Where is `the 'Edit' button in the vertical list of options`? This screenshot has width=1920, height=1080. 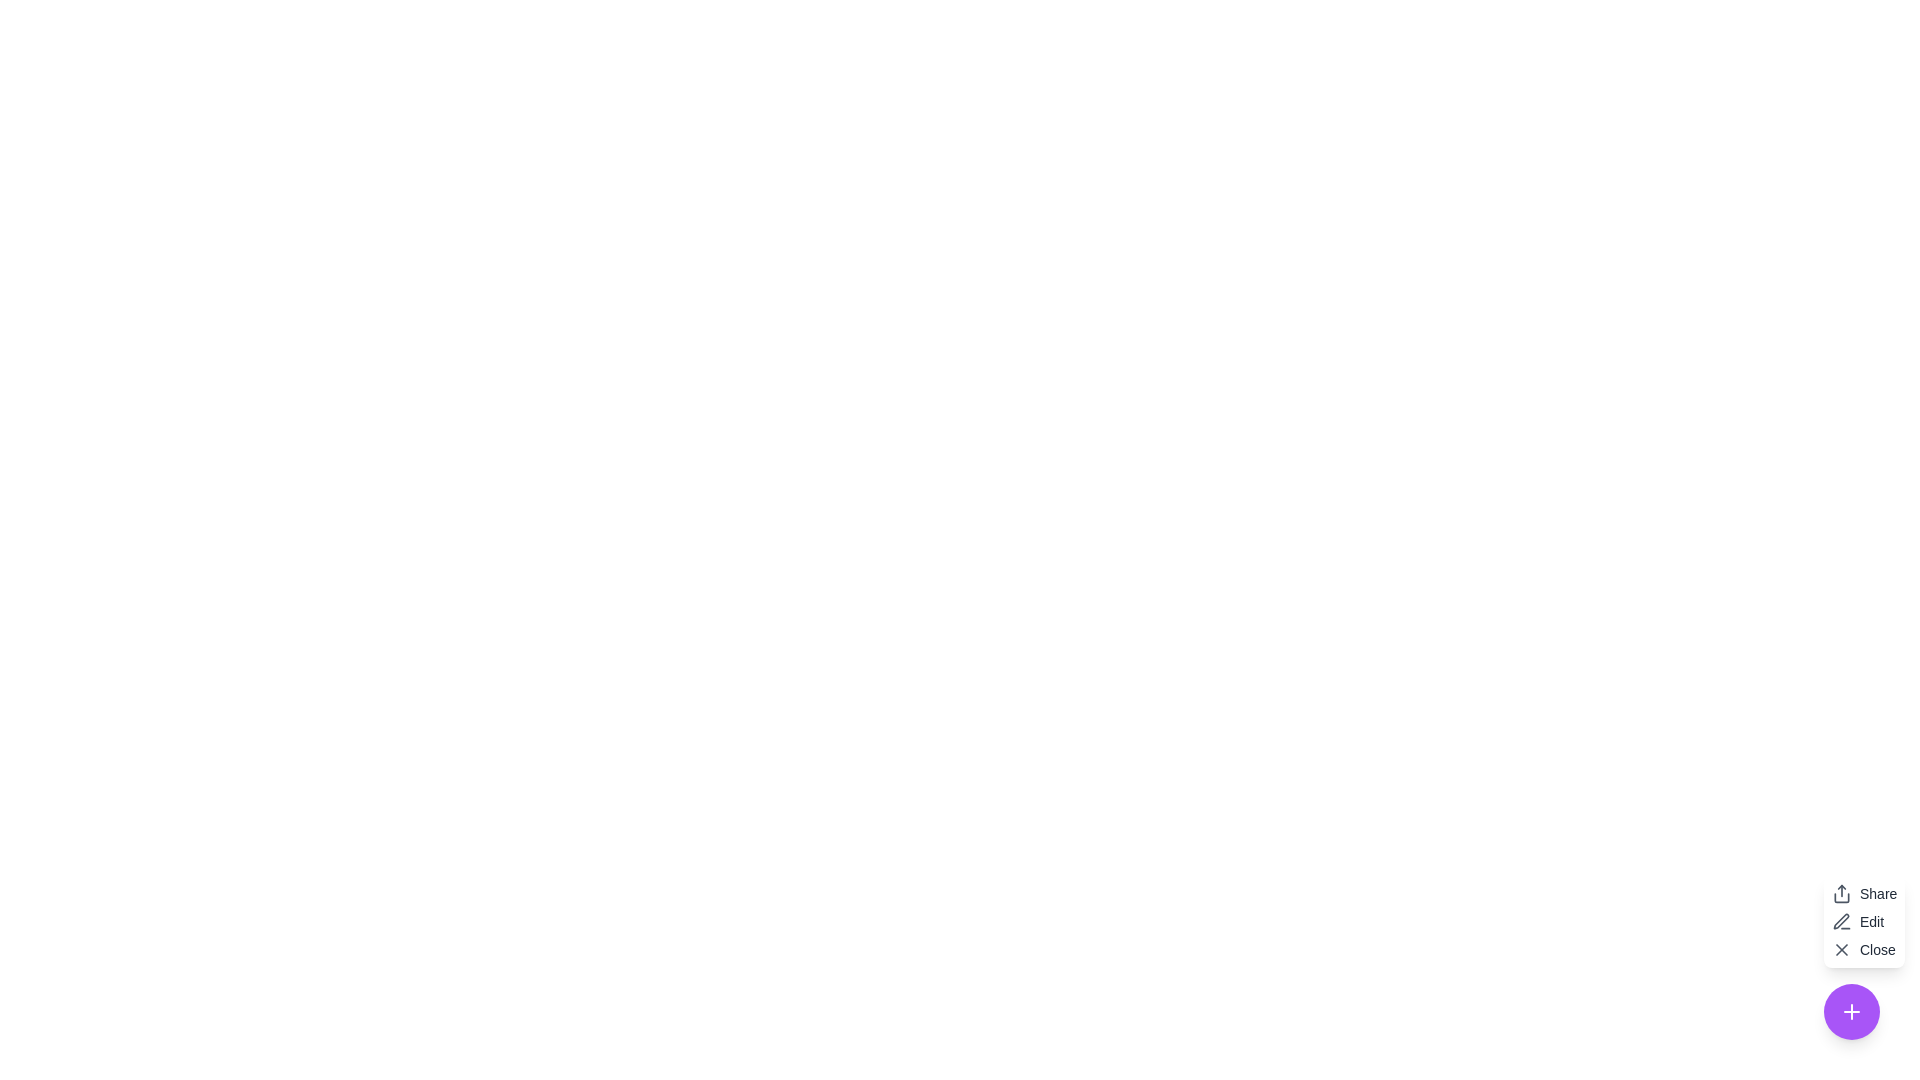
the 'Edit' button in the vertical list of options is located at coordinates (1863, 921).